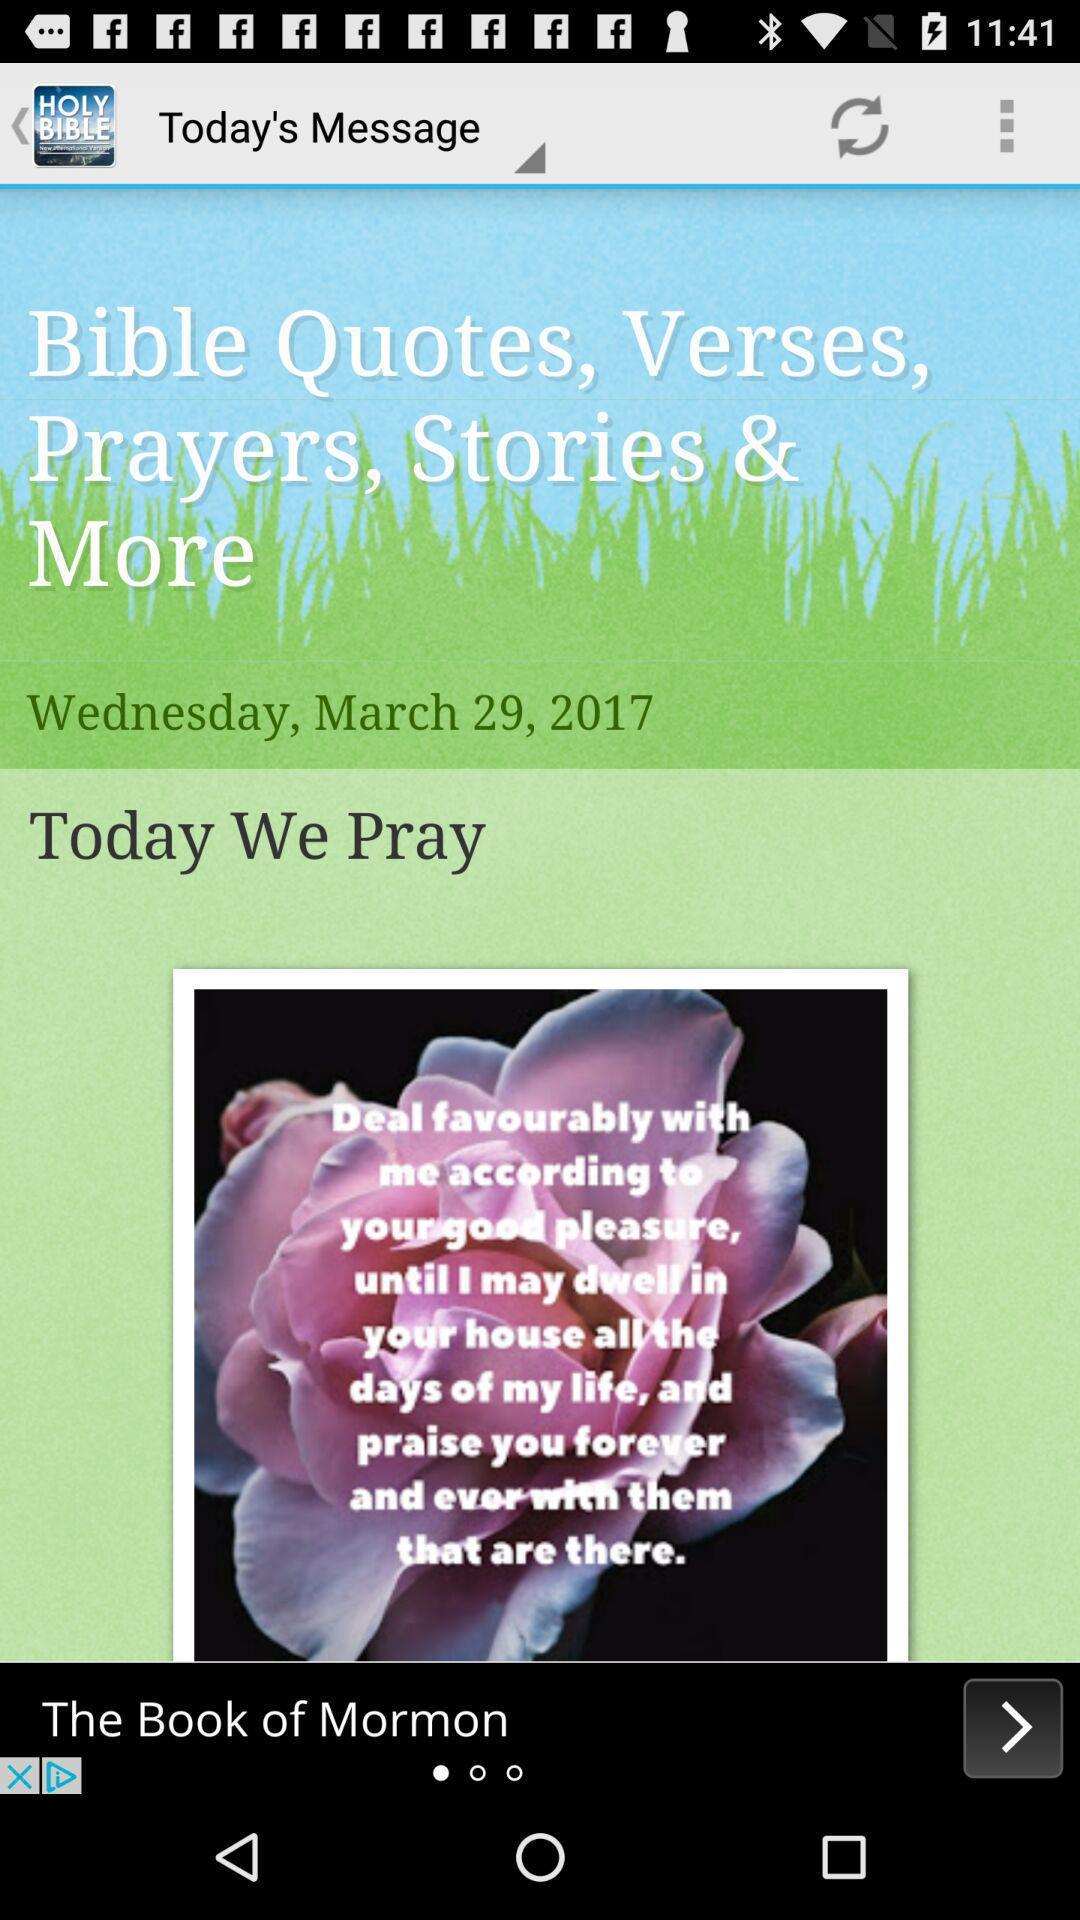 This screenshot has width=1080, height=1920. I want to click on open this advertisement, so click(540, 1727).